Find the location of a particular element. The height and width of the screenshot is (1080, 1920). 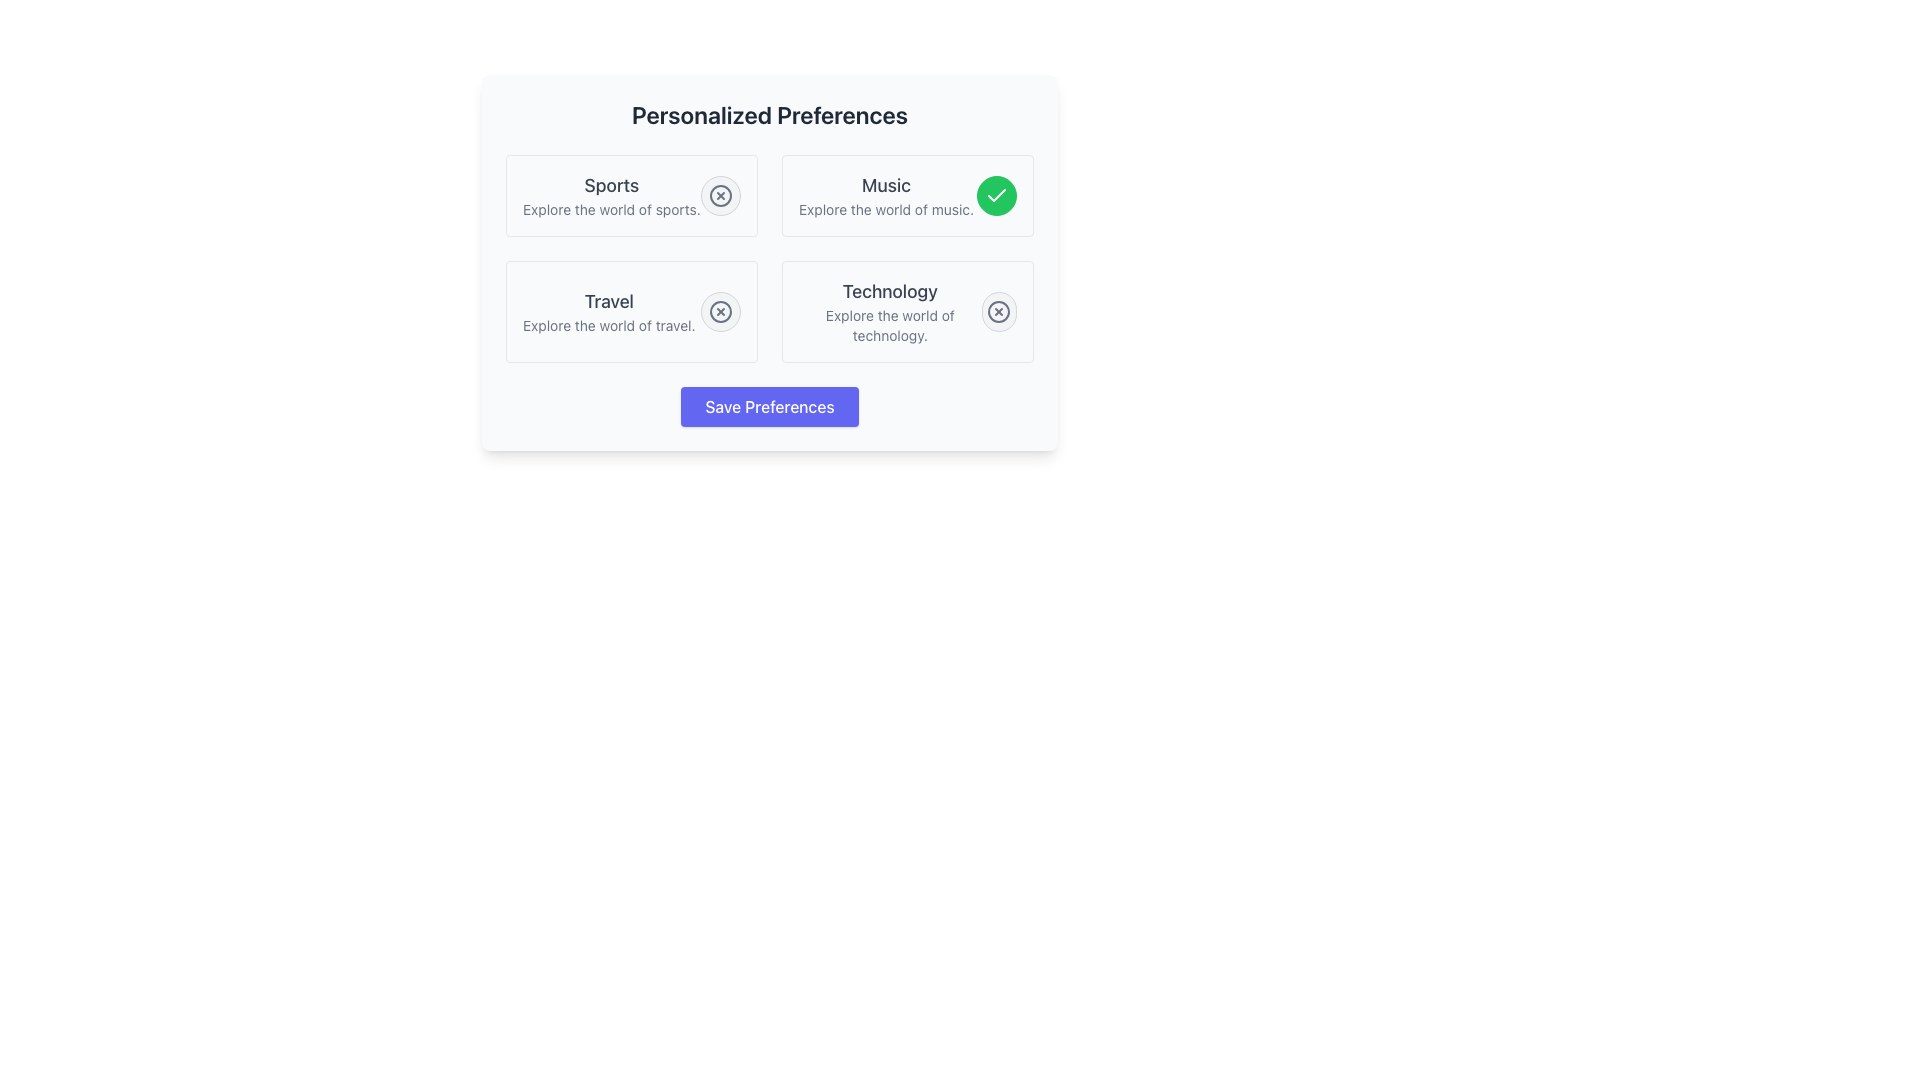

the text label displaying 'Explore the world of sports.' located below the 'Sports' title in the Sports preference section is located at coordinates (610, 209).